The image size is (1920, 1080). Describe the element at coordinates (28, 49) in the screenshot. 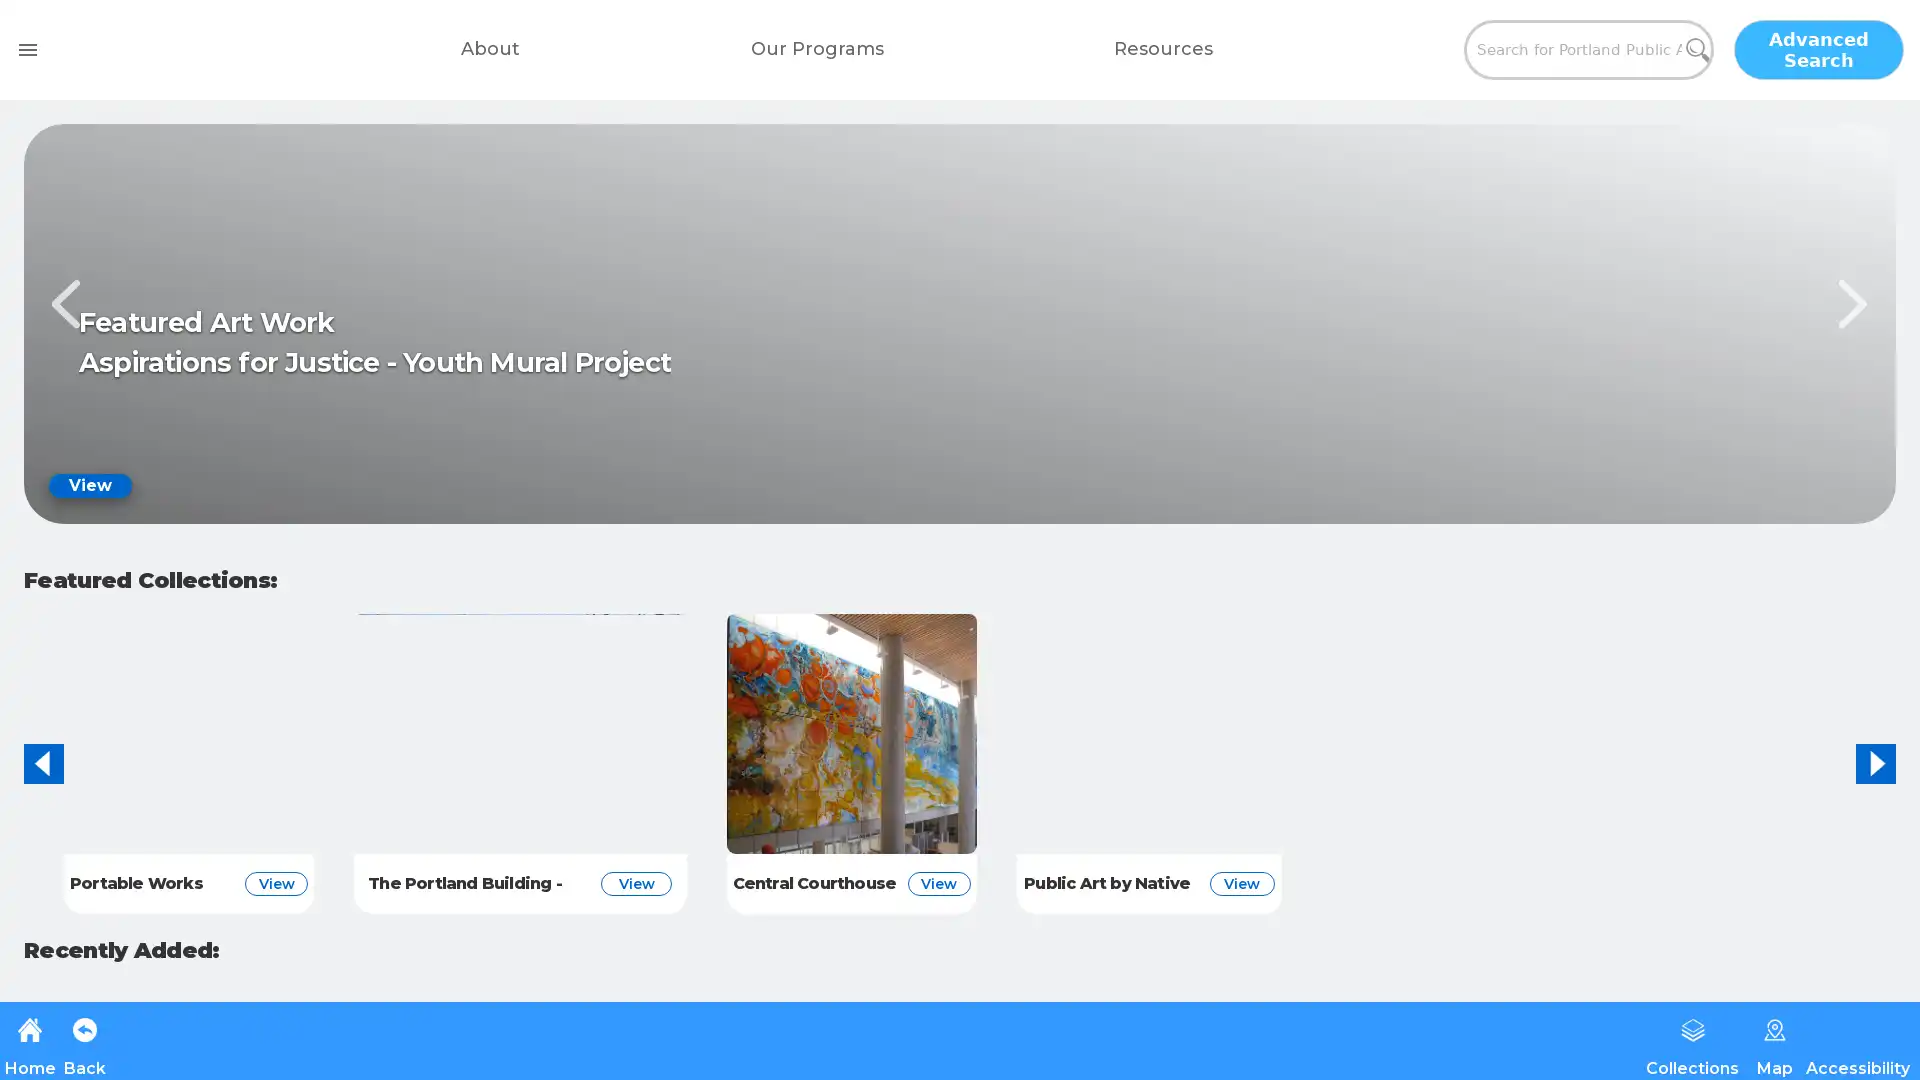

I see `open drawer` at that location.